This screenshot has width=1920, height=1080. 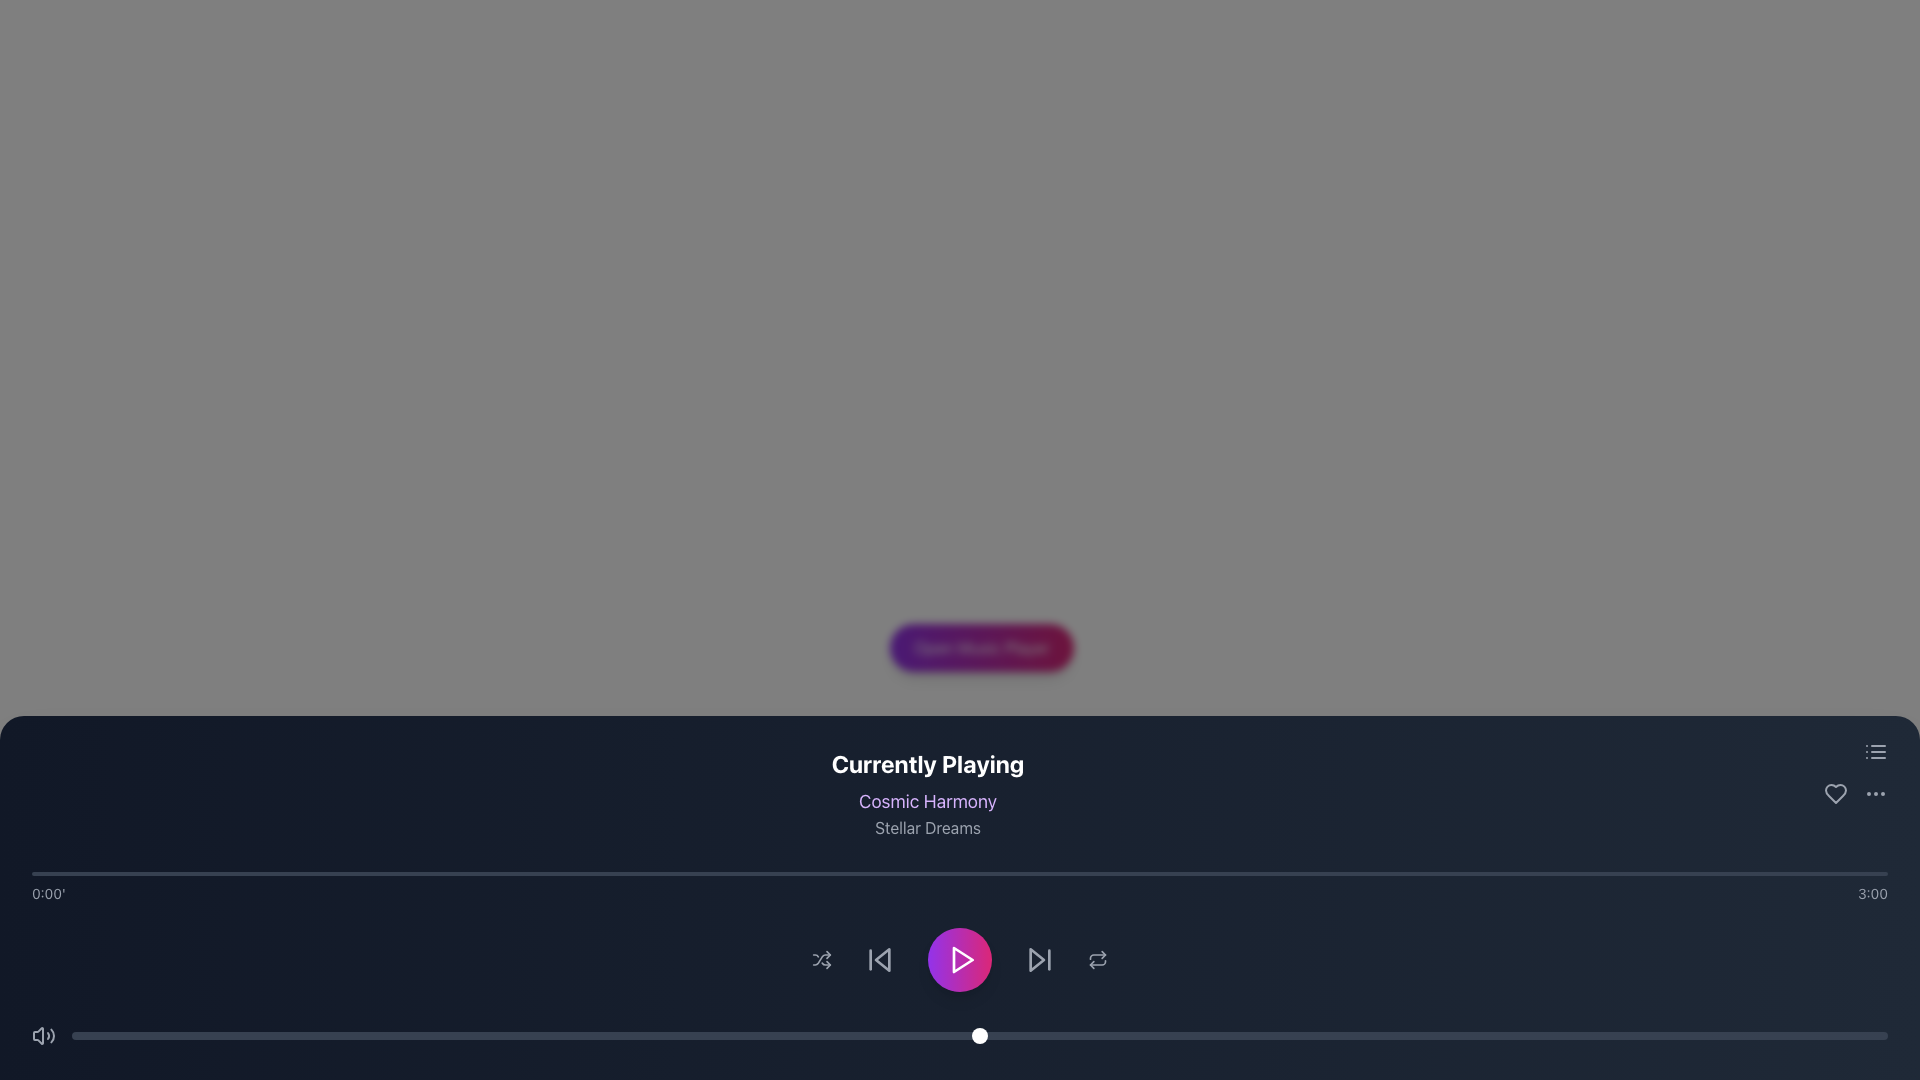 What do you see at coordinates (1855, 793) in the screenshot?
I see `the more options icon located at the far right of the media control bar` at bounding box center [1855, 793].